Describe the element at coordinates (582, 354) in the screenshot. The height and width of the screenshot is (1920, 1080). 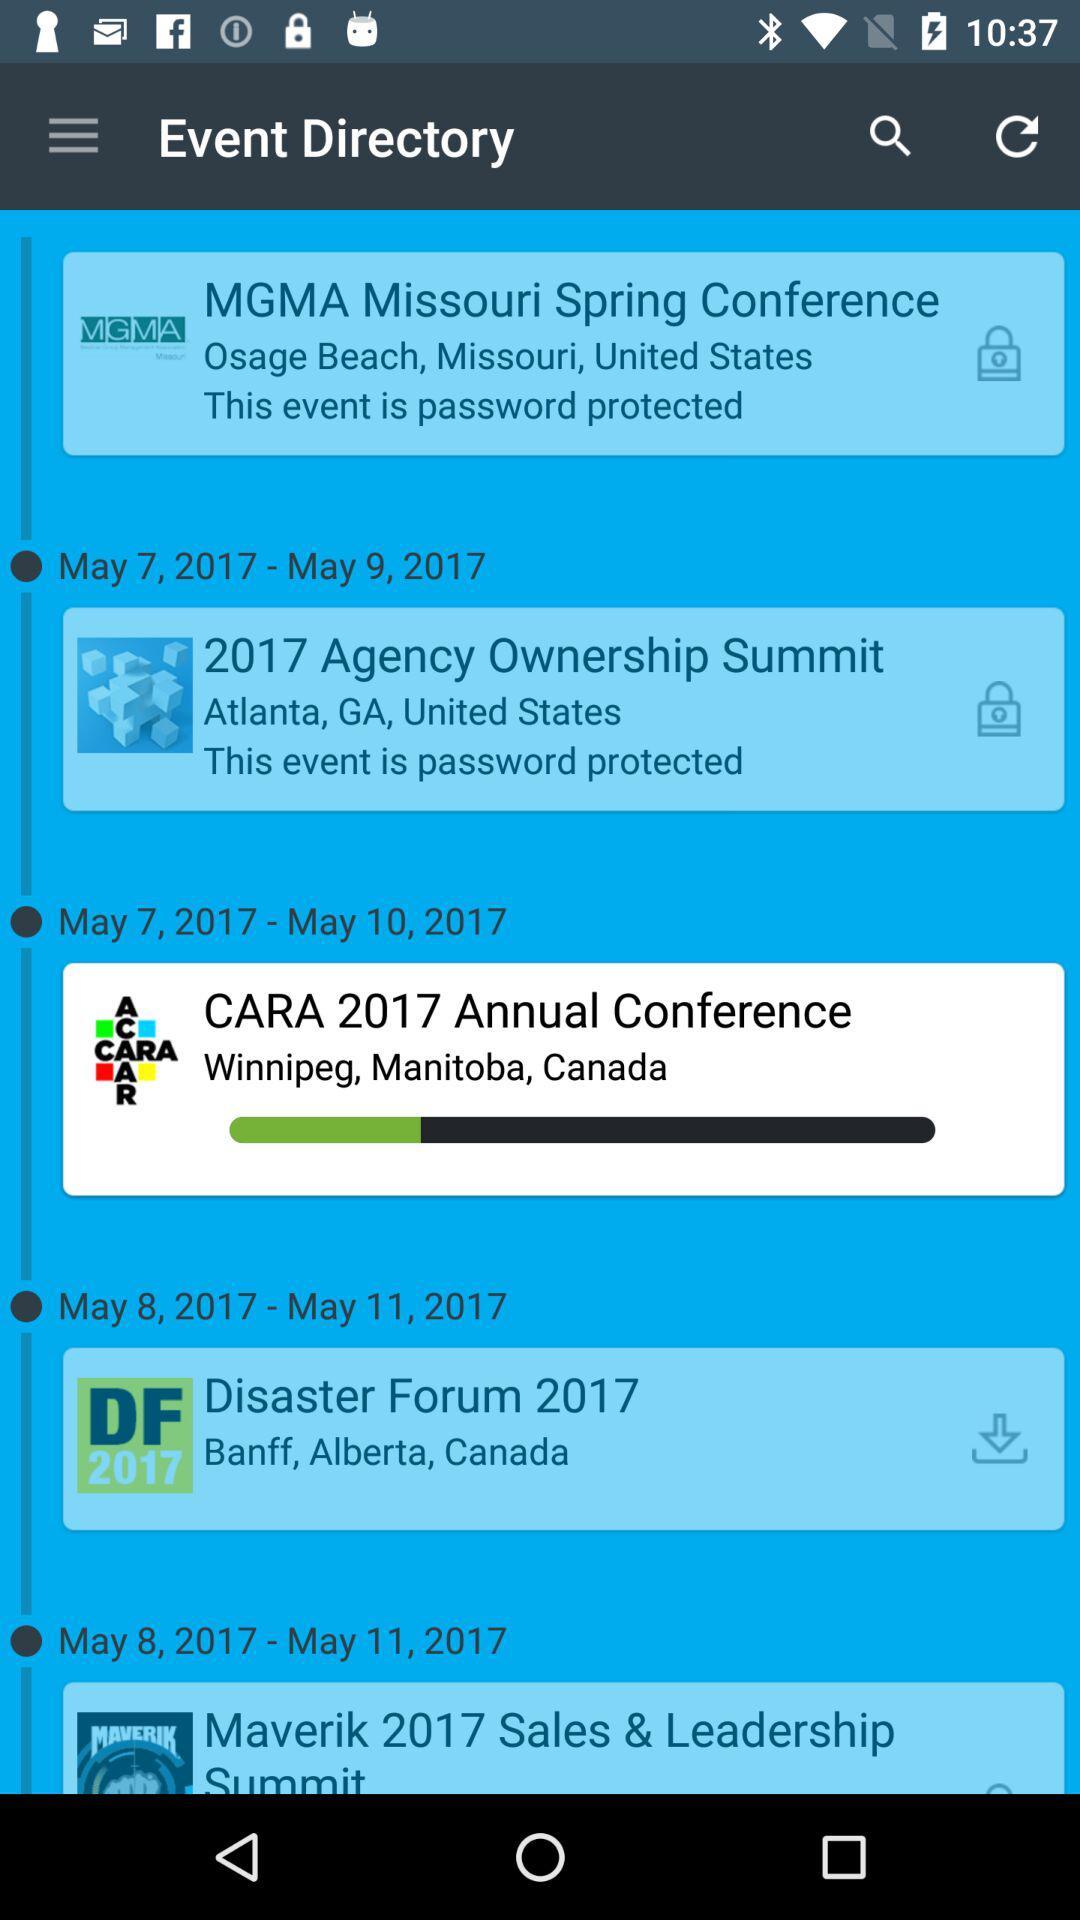
I see `the item below mgma missouri spring item` at that location.